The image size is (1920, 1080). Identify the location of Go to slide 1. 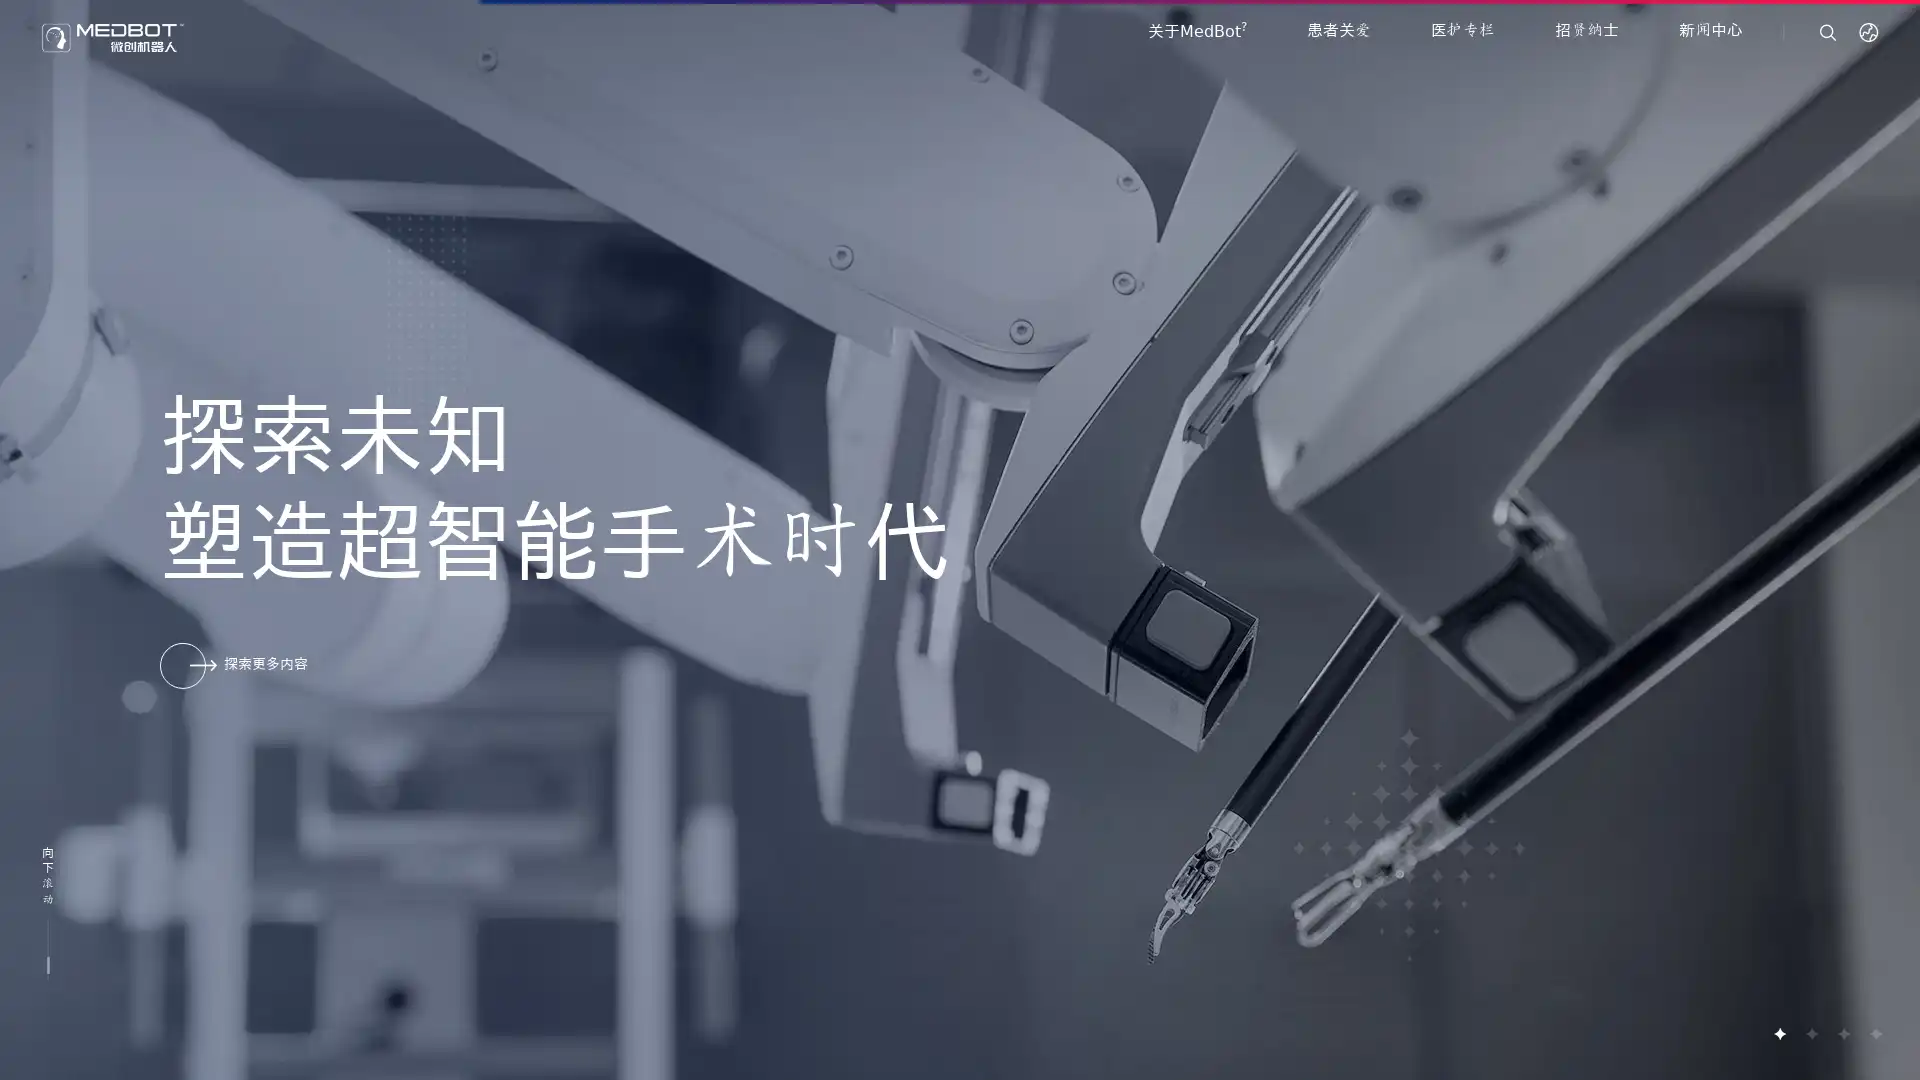
(1779, 1033).